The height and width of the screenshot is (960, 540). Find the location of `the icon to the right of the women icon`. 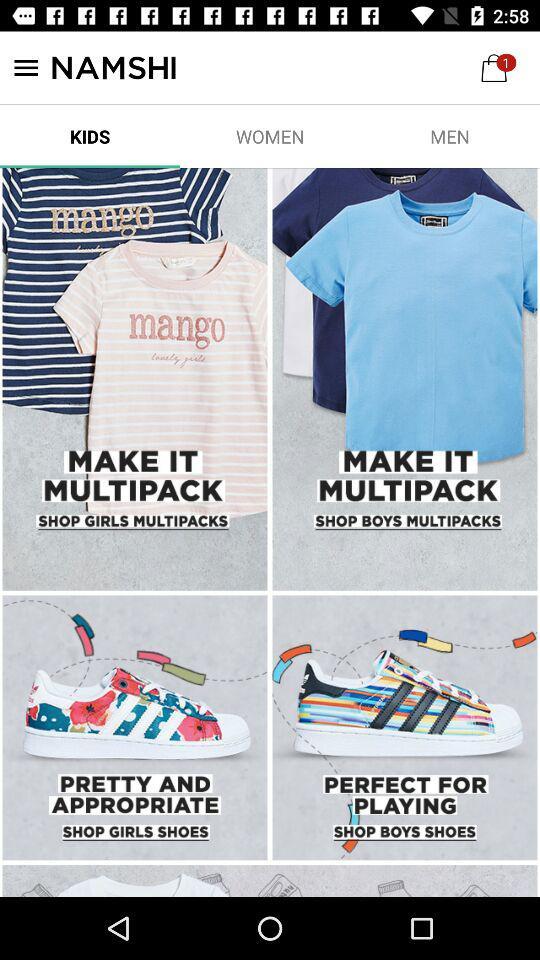

the icon to the right of the women icon is located at coordinates (449, 135).